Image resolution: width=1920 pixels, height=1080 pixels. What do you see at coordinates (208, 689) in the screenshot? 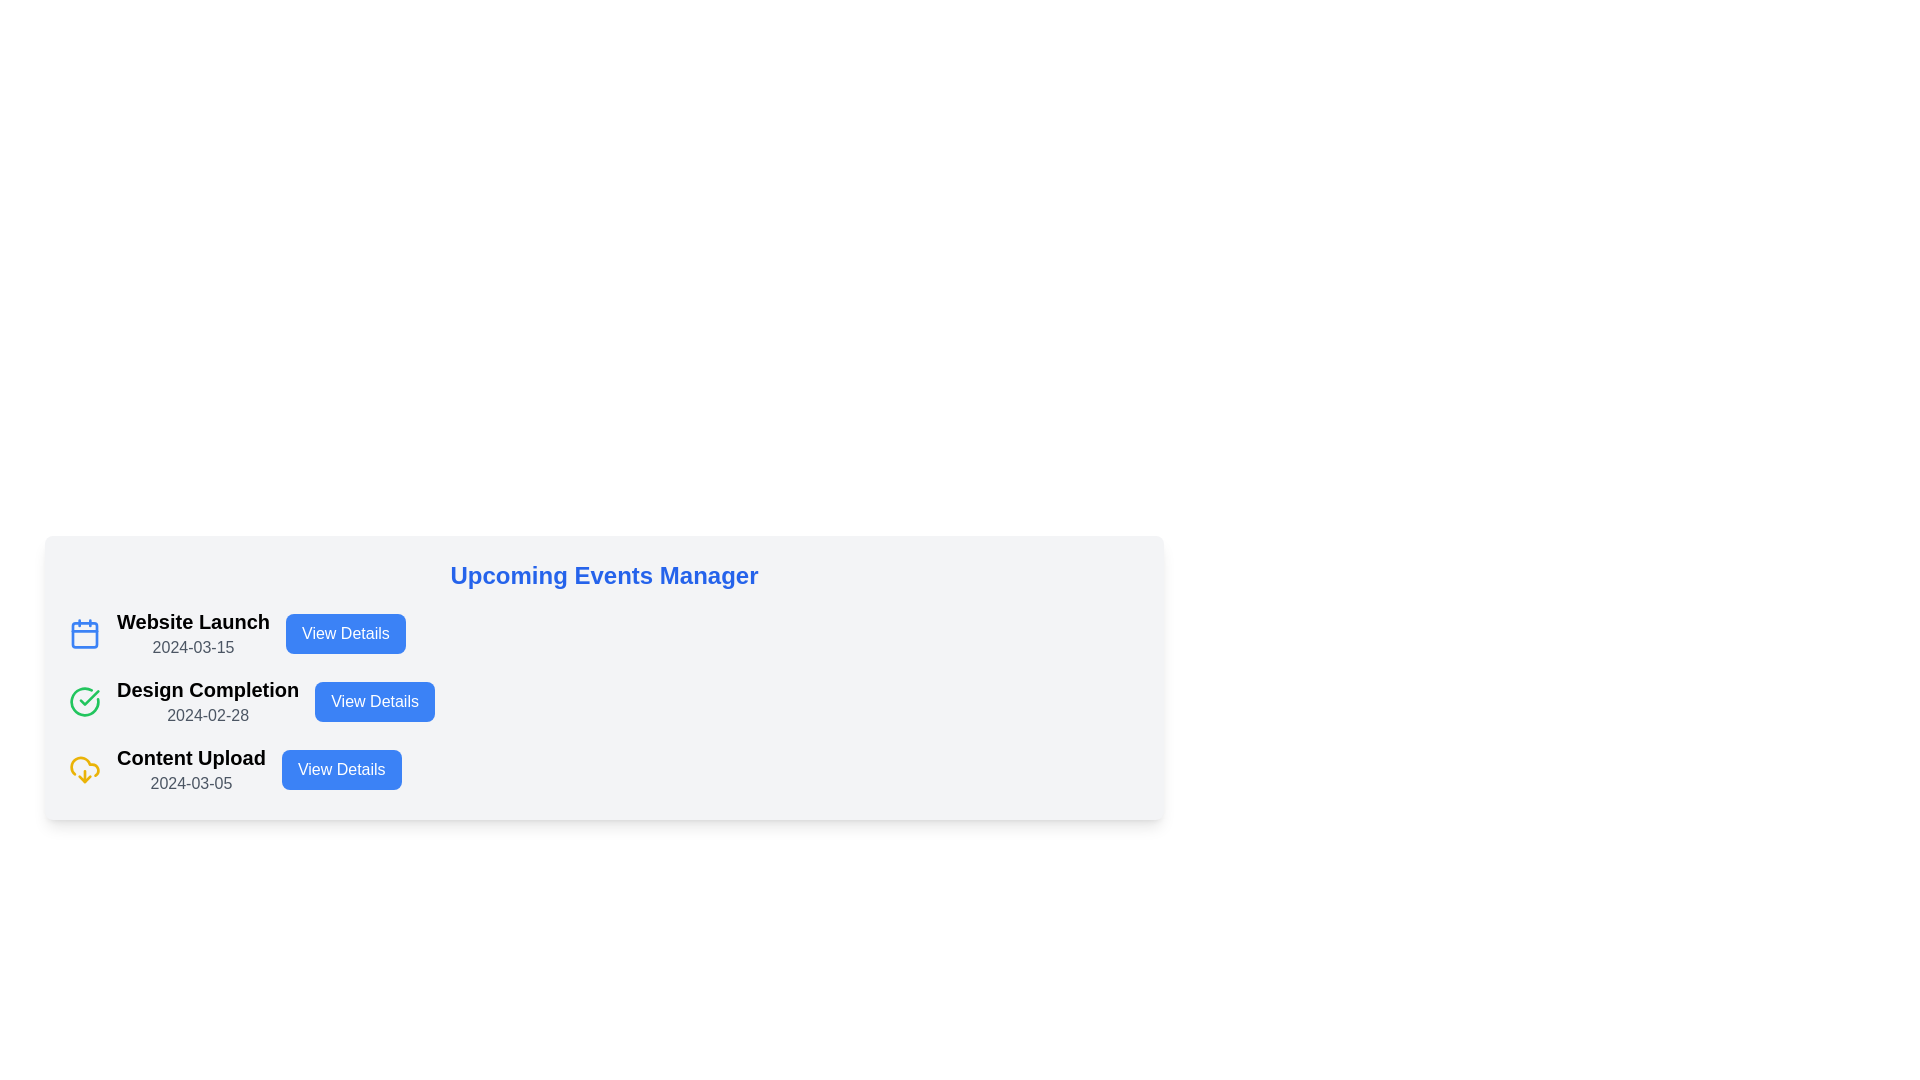
I see `the text label element reading 'Design Completion' which is styled in a bold black font and located on the left side of a white card interface, below 'Website Launch' and above 'Content Upload'` at bounding box center [208, 689].